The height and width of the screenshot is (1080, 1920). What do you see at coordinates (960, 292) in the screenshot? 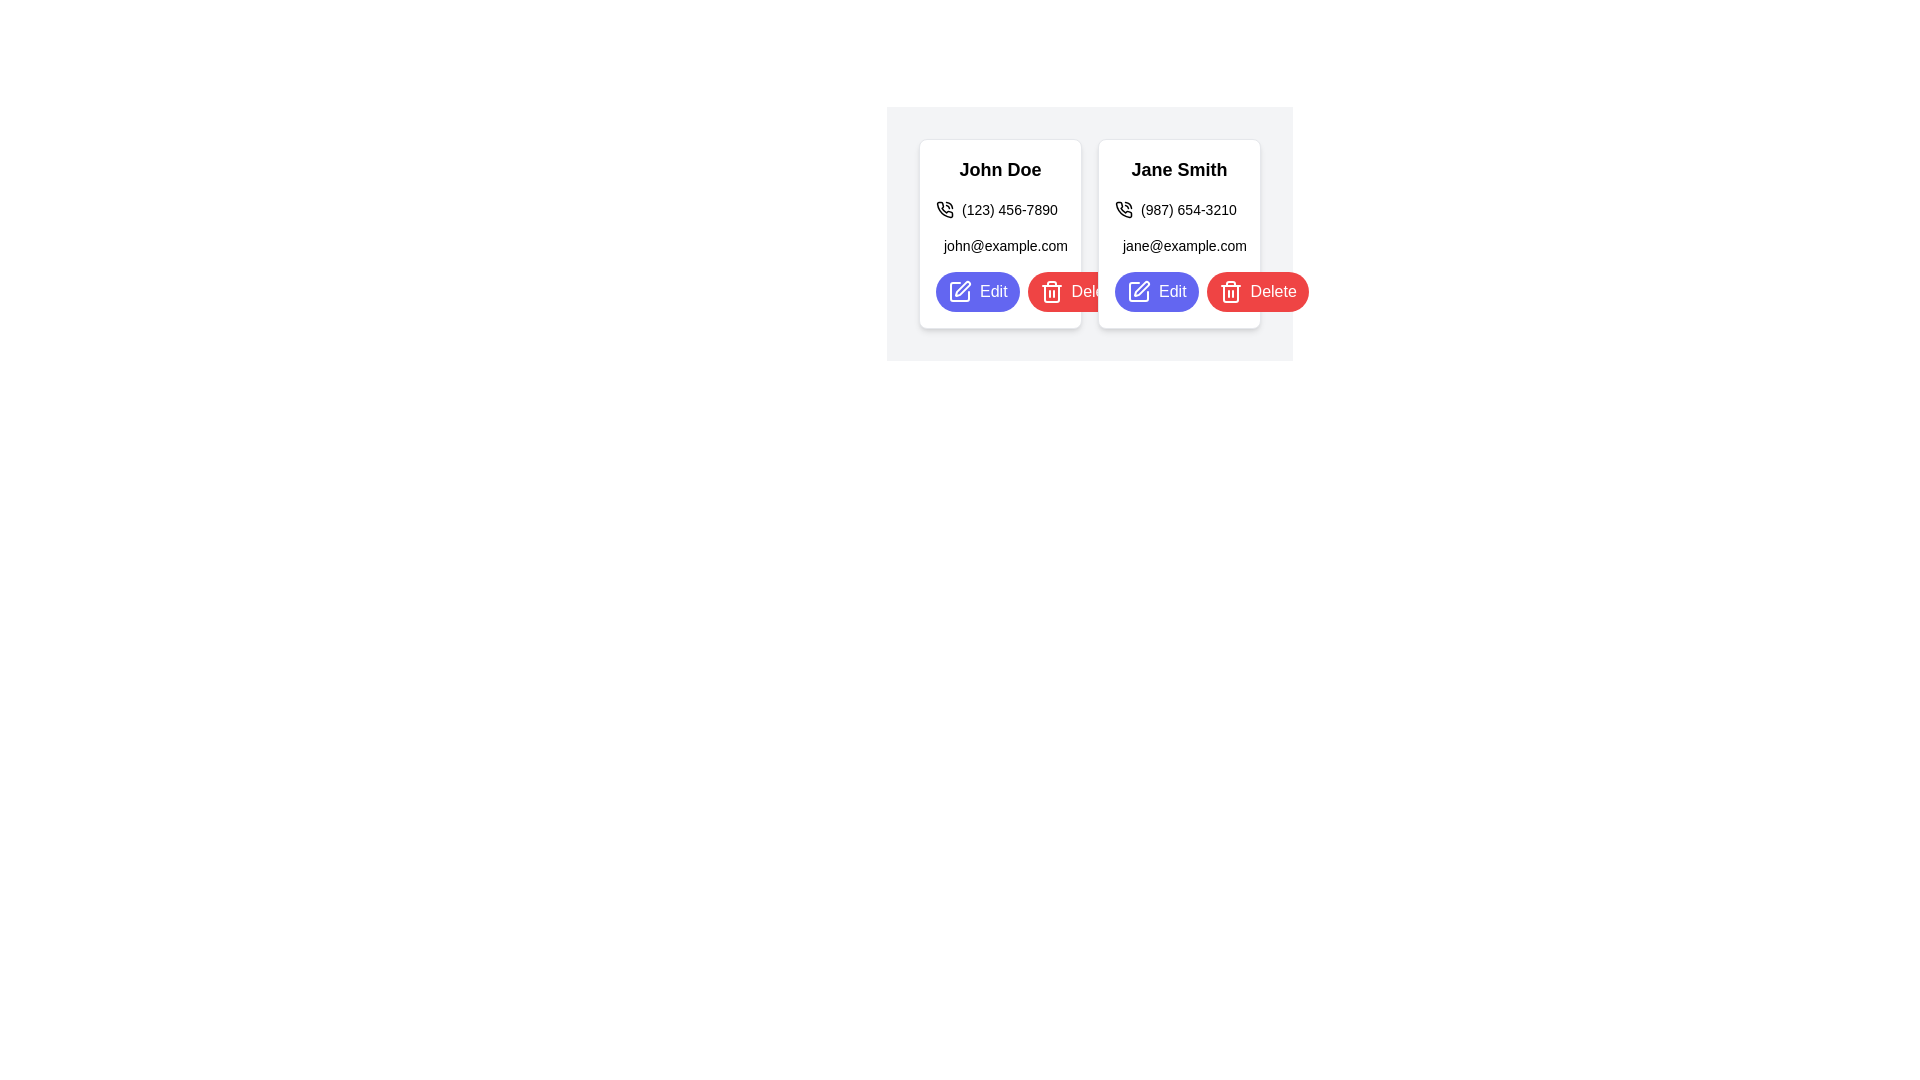
I see `the pen icon with a thin white outline on a blue circular background` at bounding box center [960, 292].